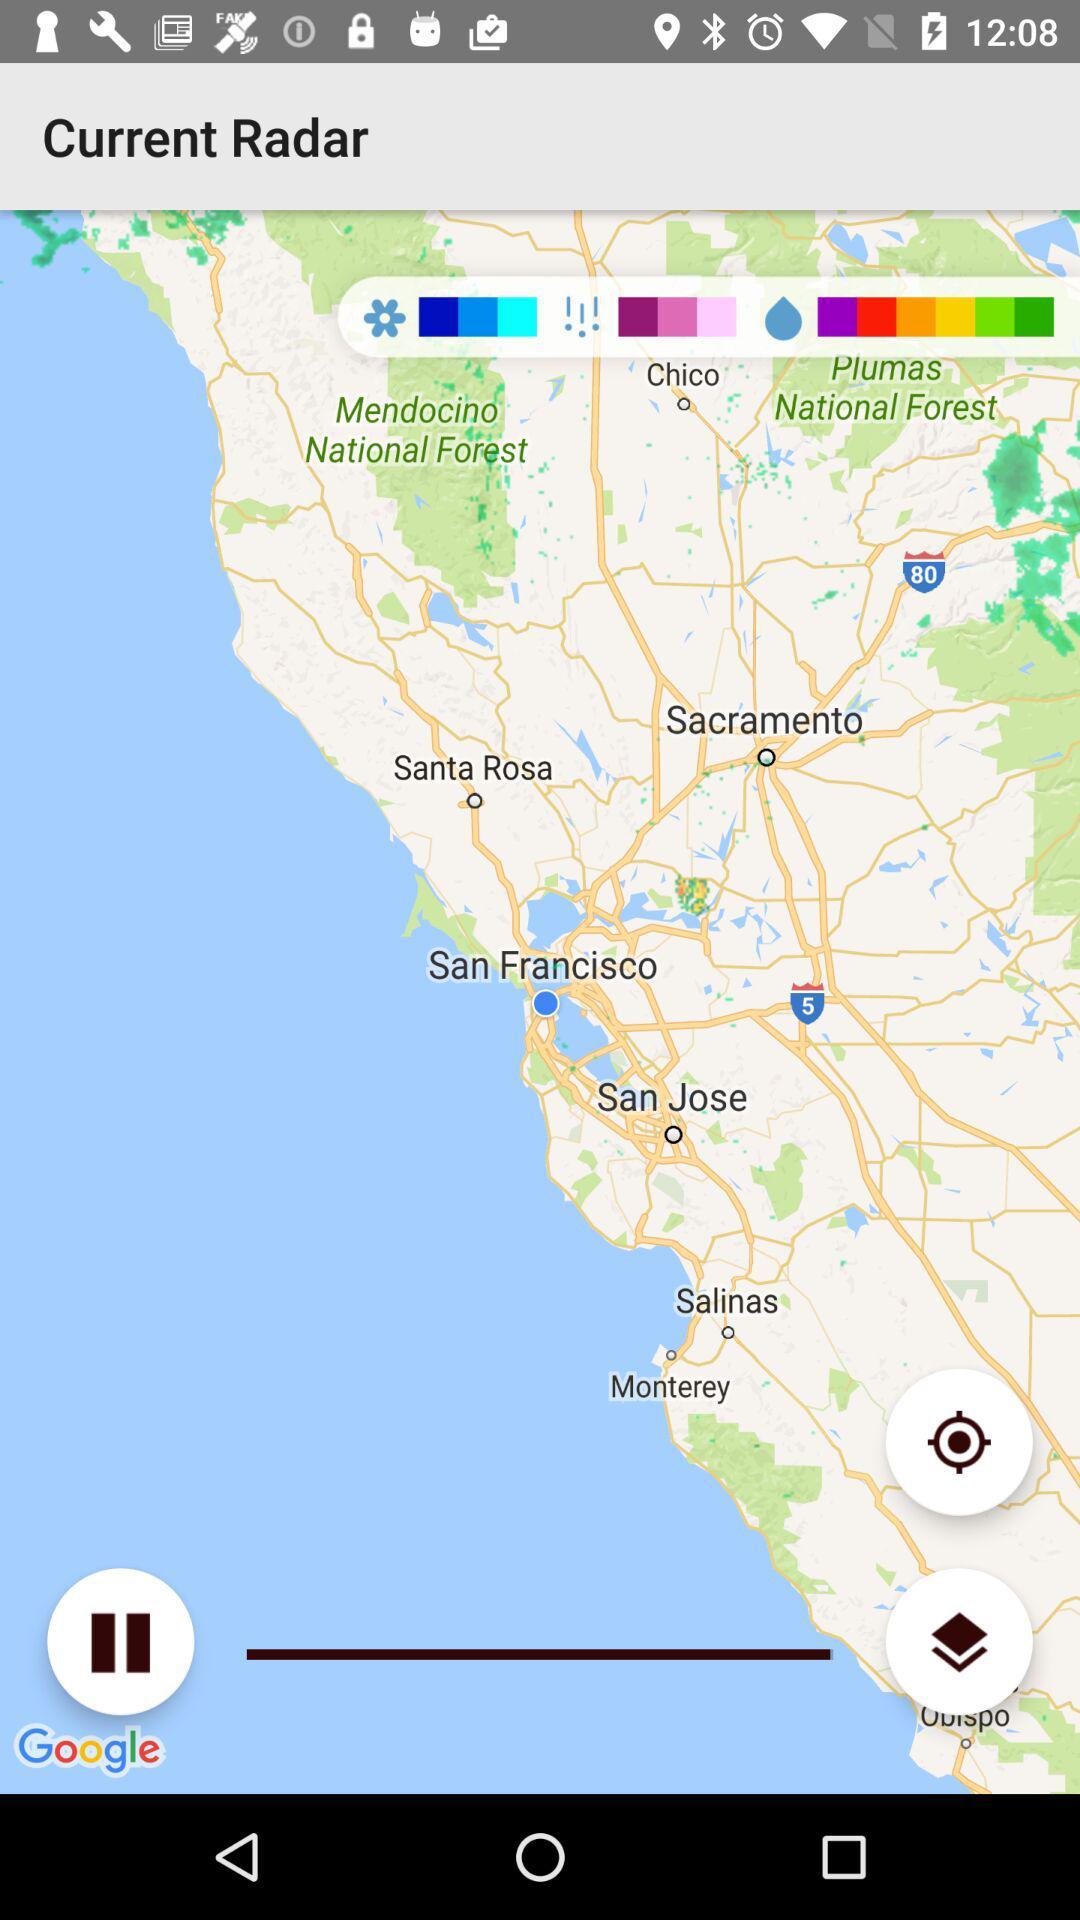 The height and width of the screenshot is (1920, 1080). I want to click on pause, so click(120, 1641).